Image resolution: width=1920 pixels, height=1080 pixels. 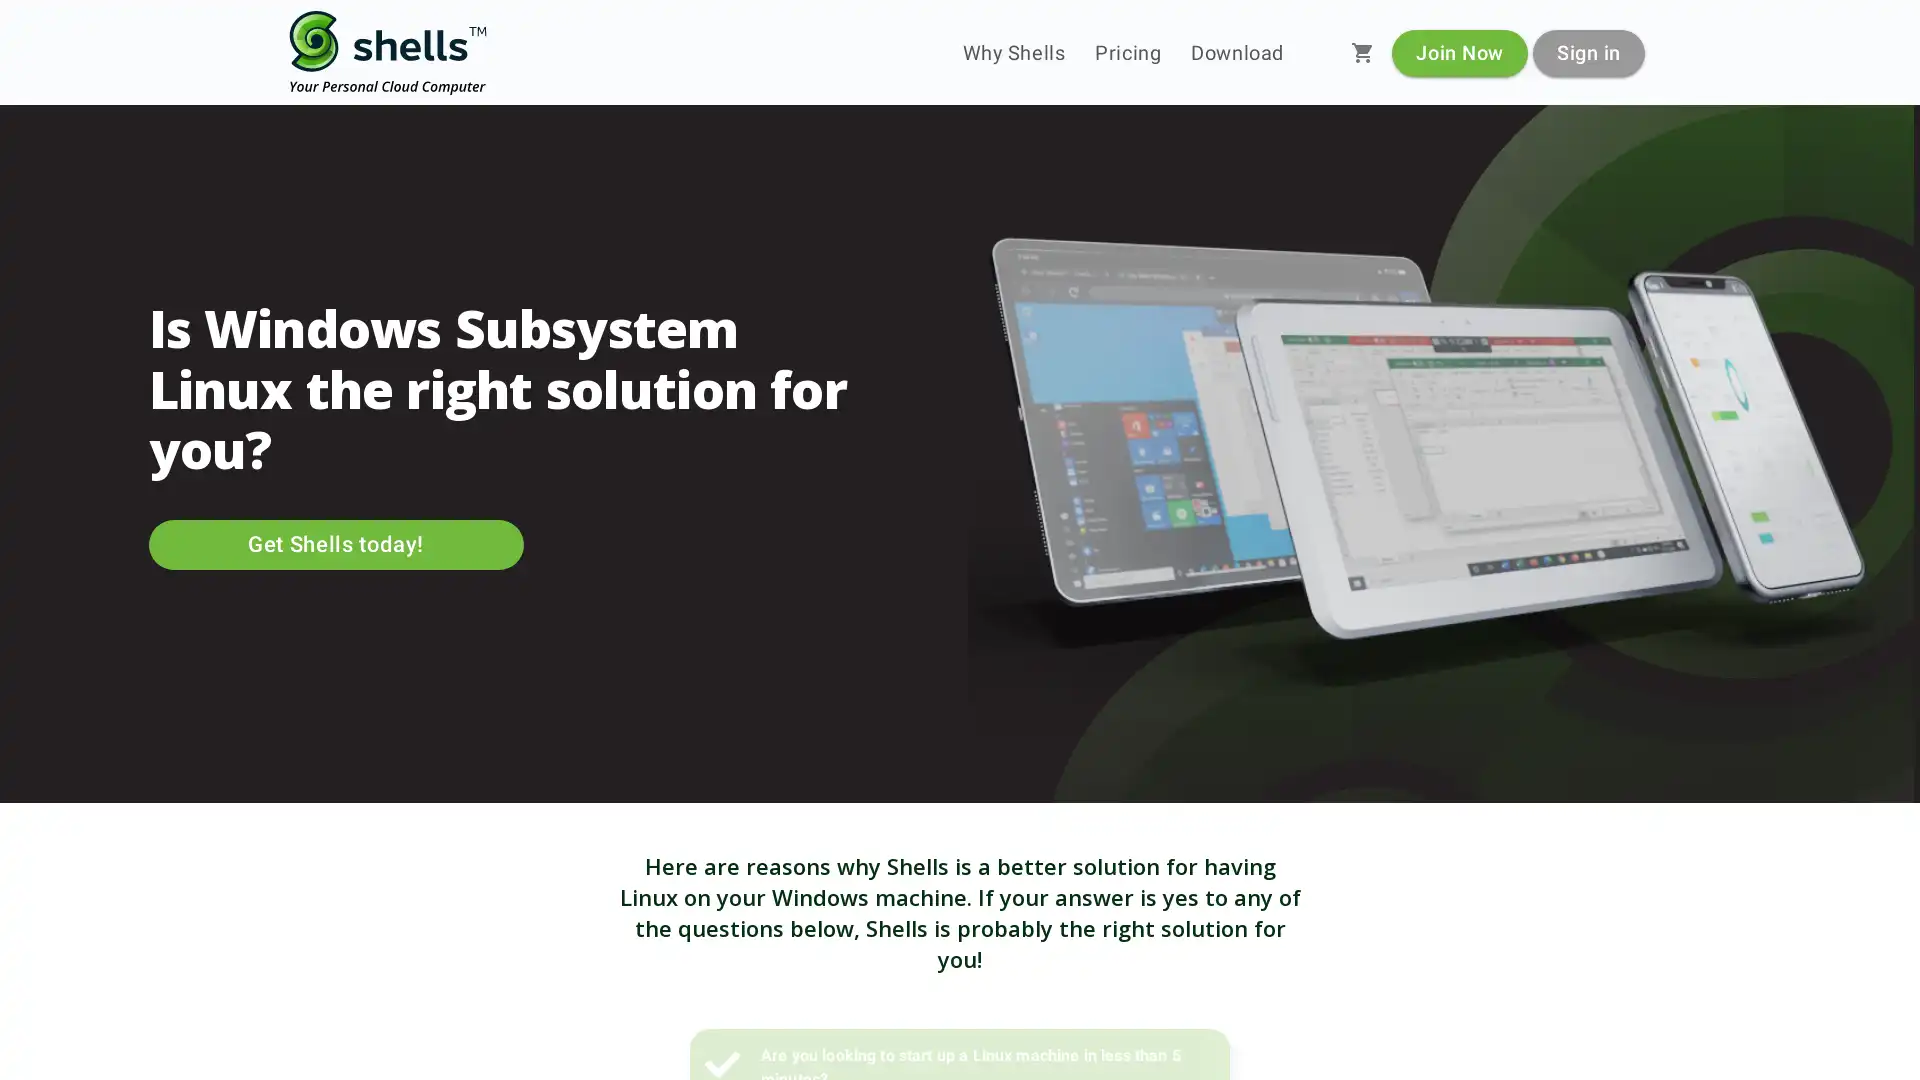 I want to click on Join Now, so click(x=1459, y=51).